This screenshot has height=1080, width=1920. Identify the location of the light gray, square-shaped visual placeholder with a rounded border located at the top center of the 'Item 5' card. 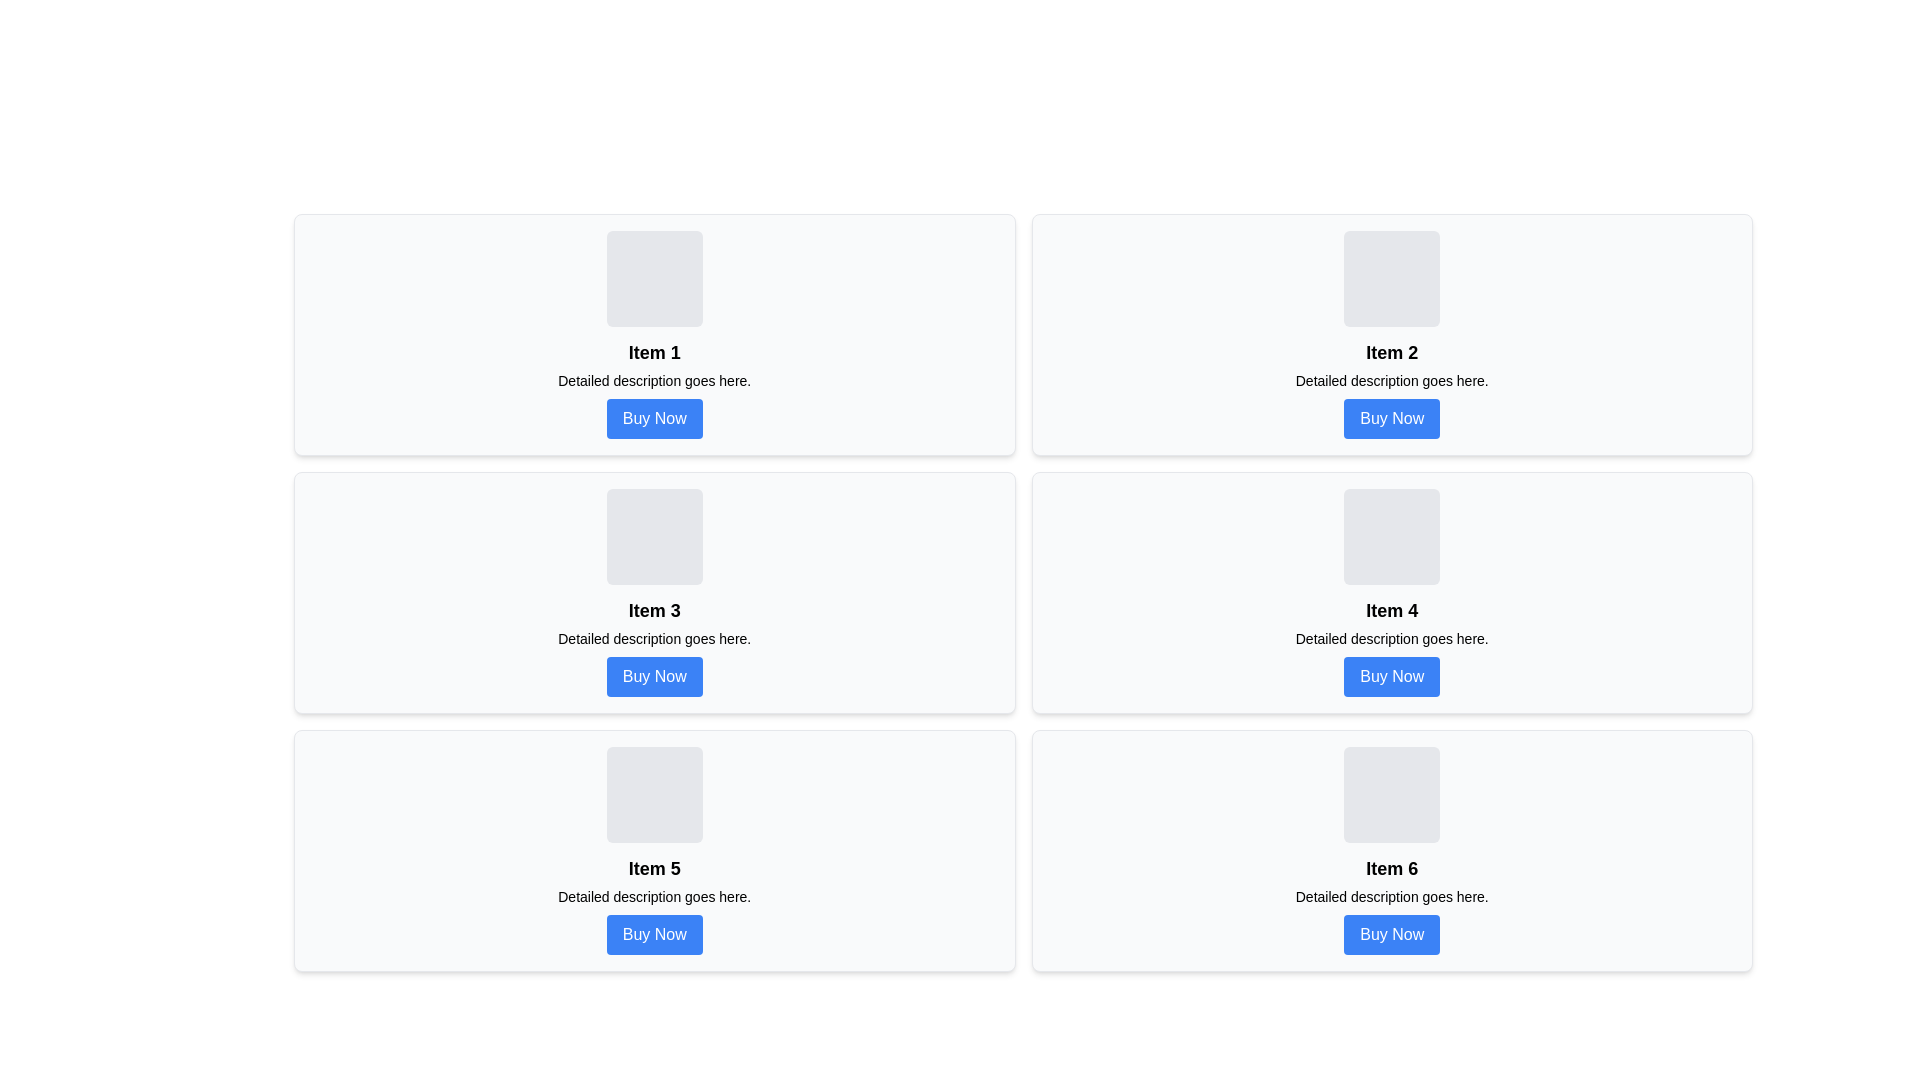
(654, 793).